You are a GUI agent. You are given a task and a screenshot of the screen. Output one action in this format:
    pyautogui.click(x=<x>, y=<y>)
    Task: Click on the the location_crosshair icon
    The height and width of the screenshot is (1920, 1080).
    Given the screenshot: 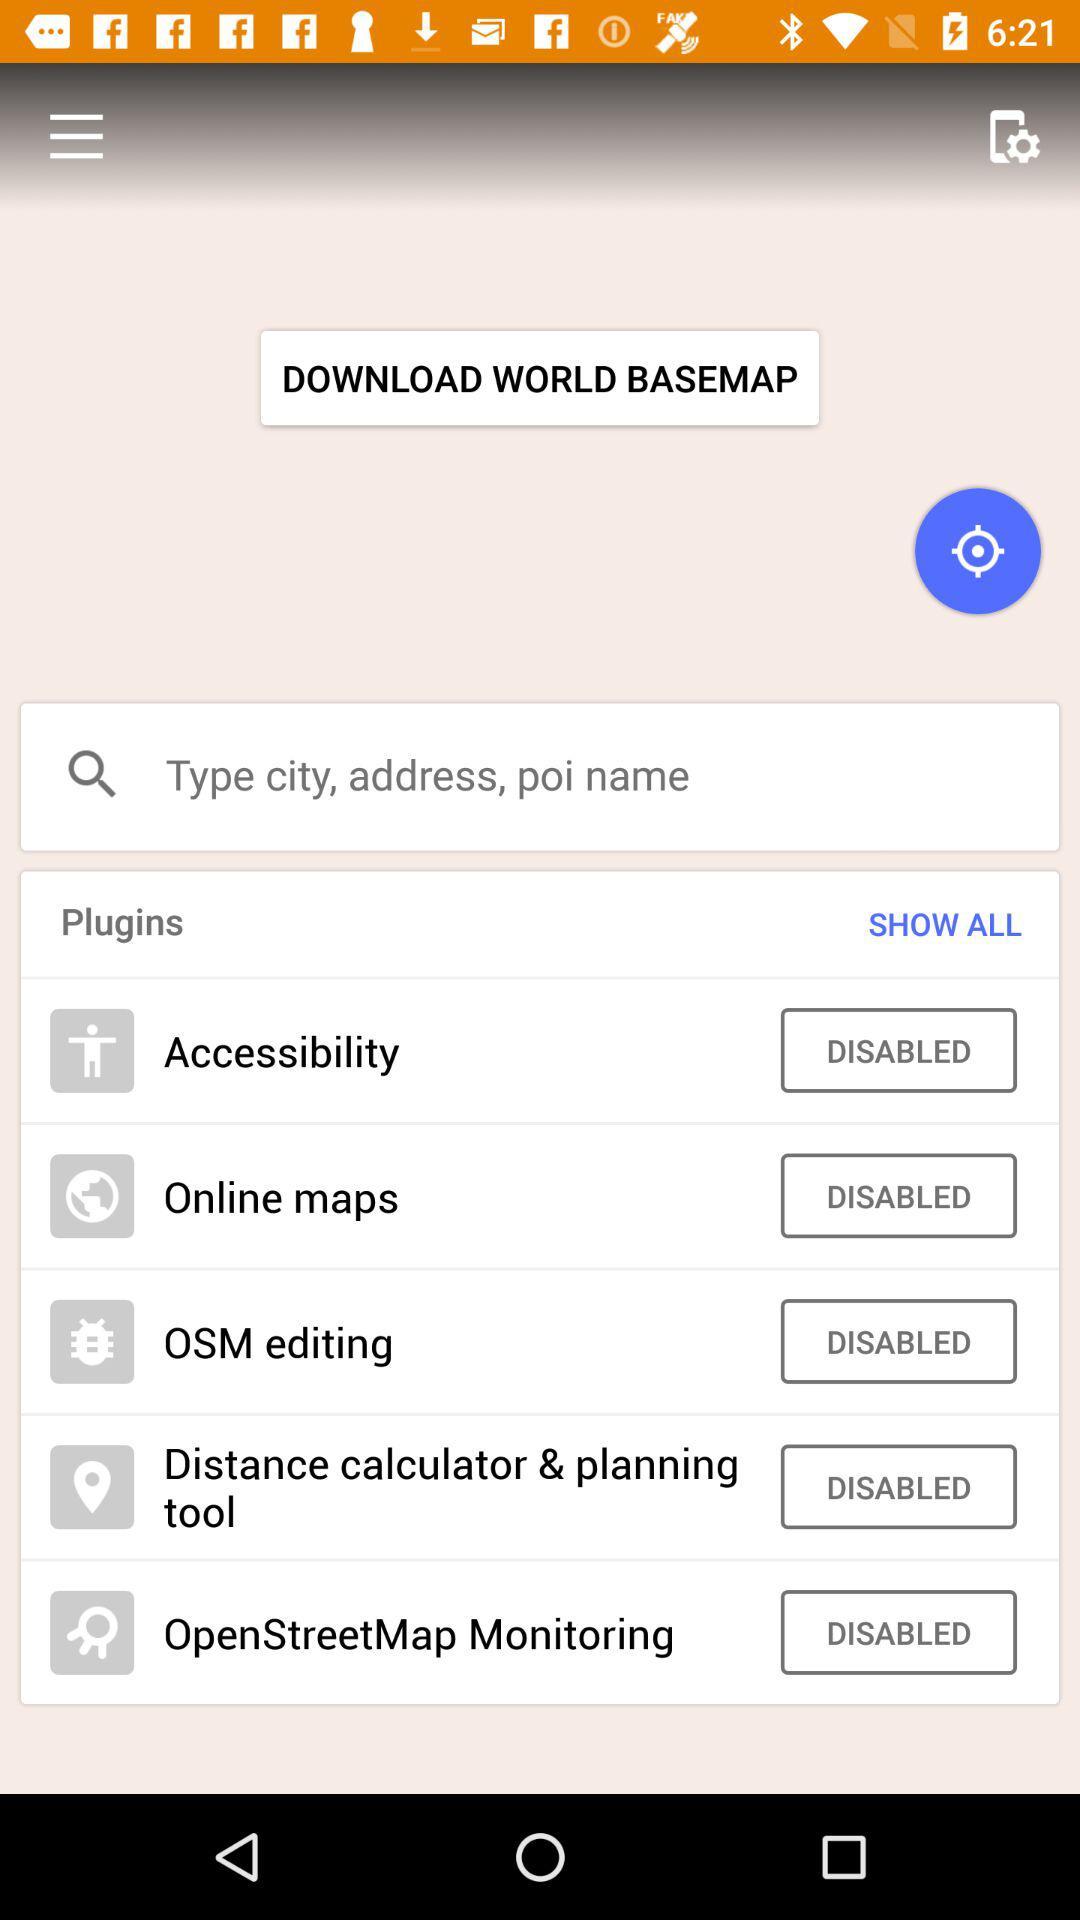 What is the action you would take?
    pyautogui.click(x=977, y=551)
    